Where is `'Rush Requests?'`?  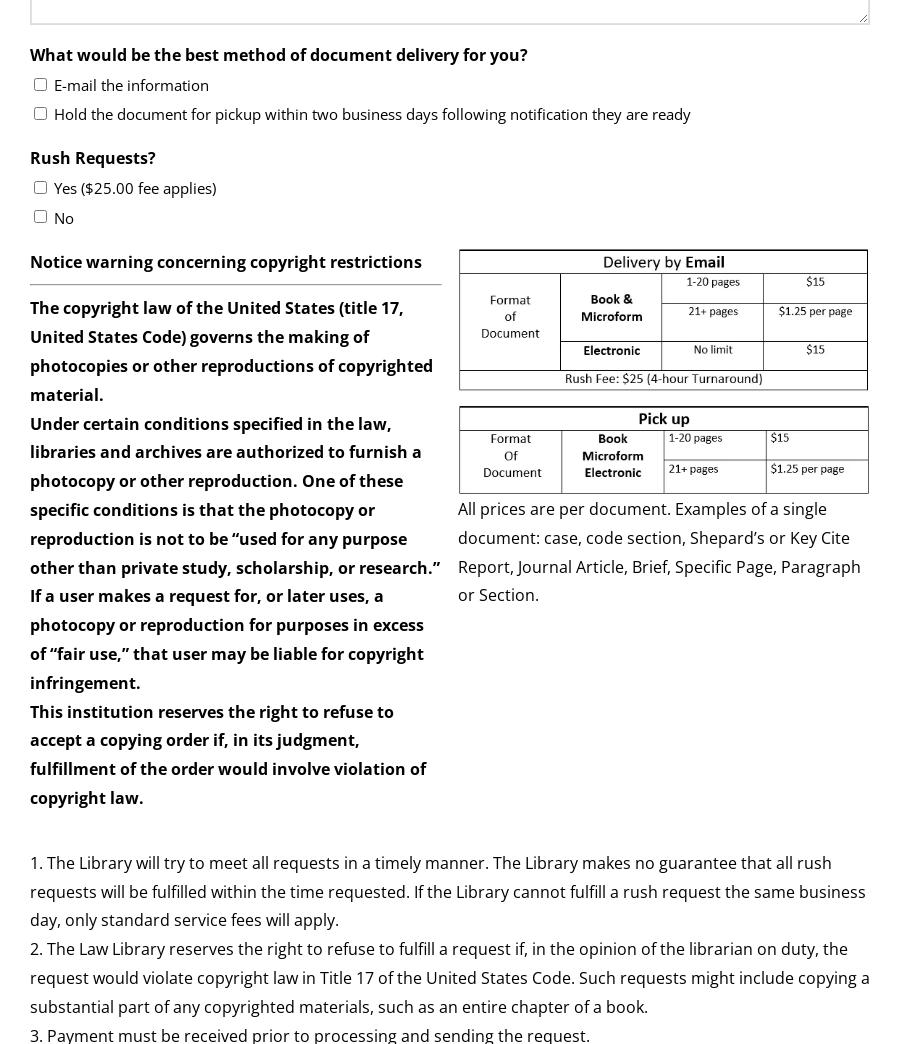 'Rush Requests?' is located at coordinates (28, 156).